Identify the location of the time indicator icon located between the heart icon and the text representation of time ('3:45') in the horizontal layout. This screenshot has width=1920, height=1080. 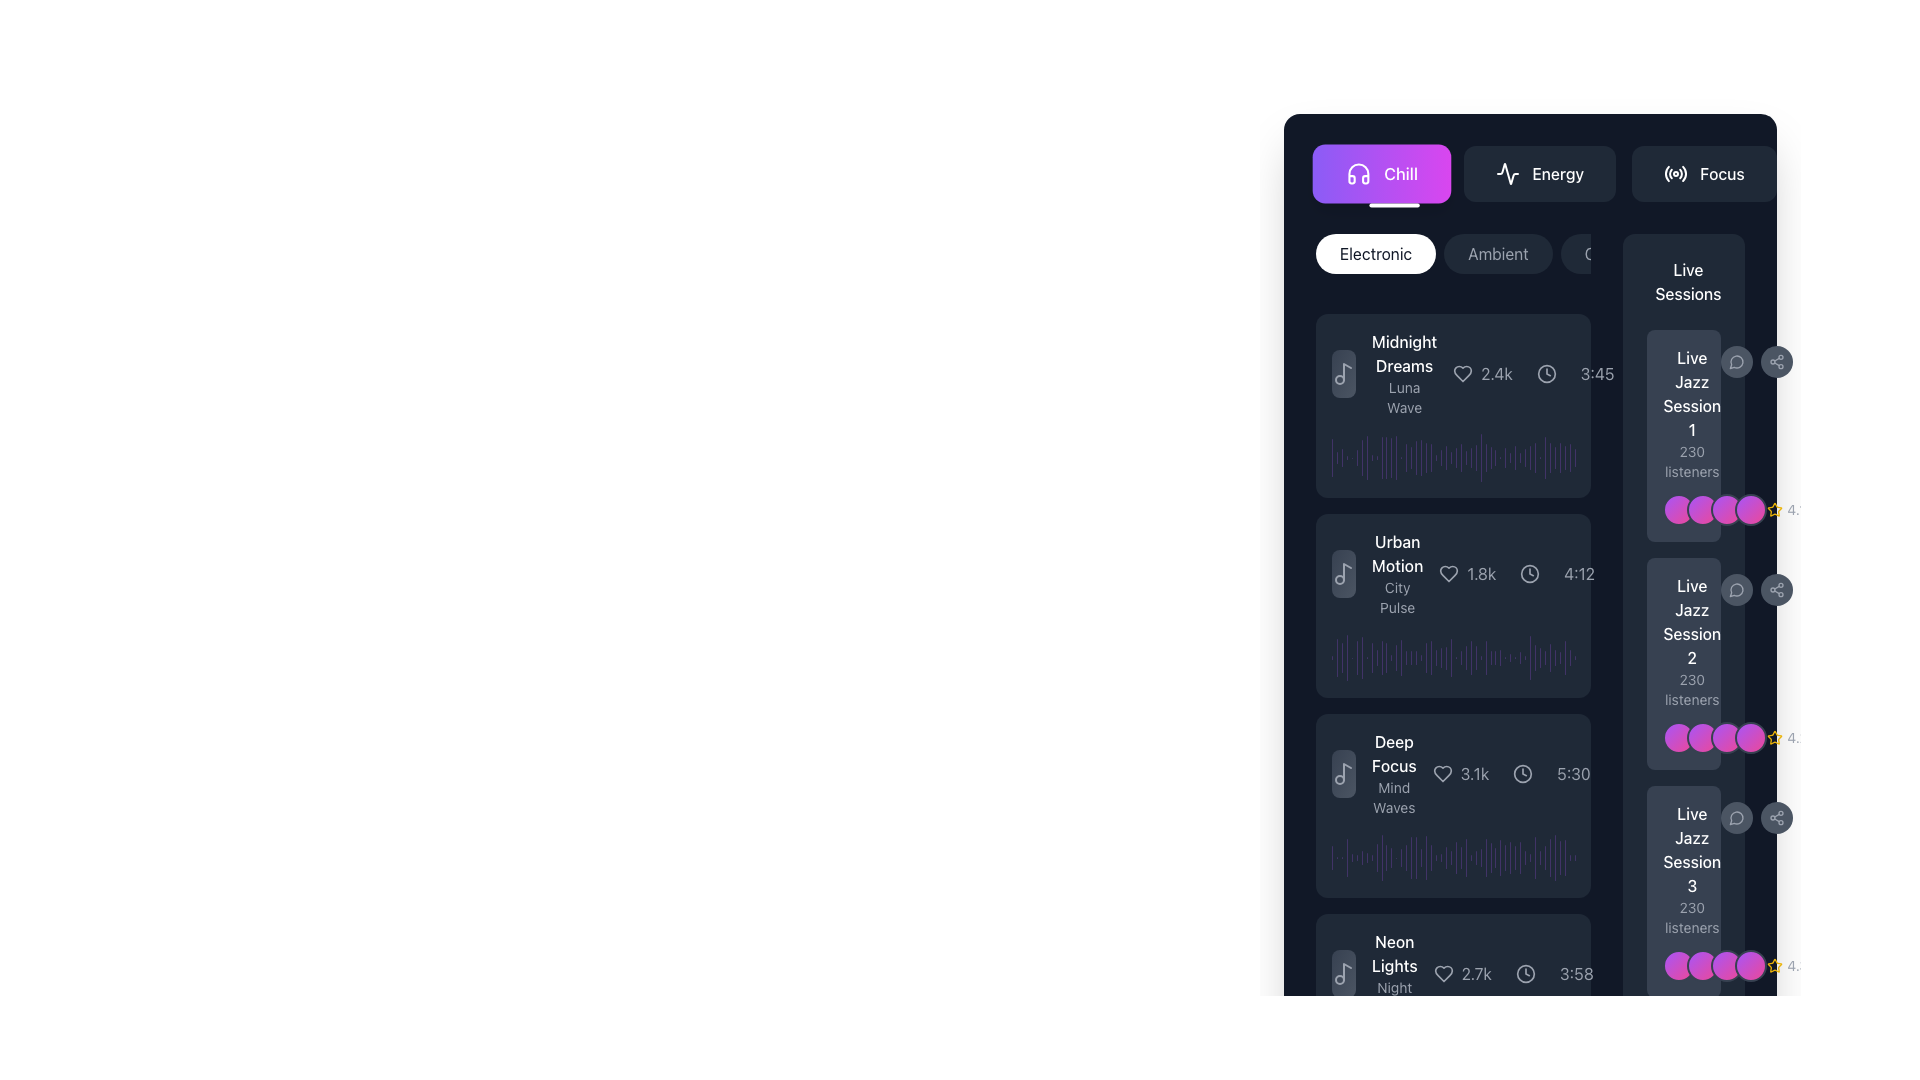
(1545, 374).